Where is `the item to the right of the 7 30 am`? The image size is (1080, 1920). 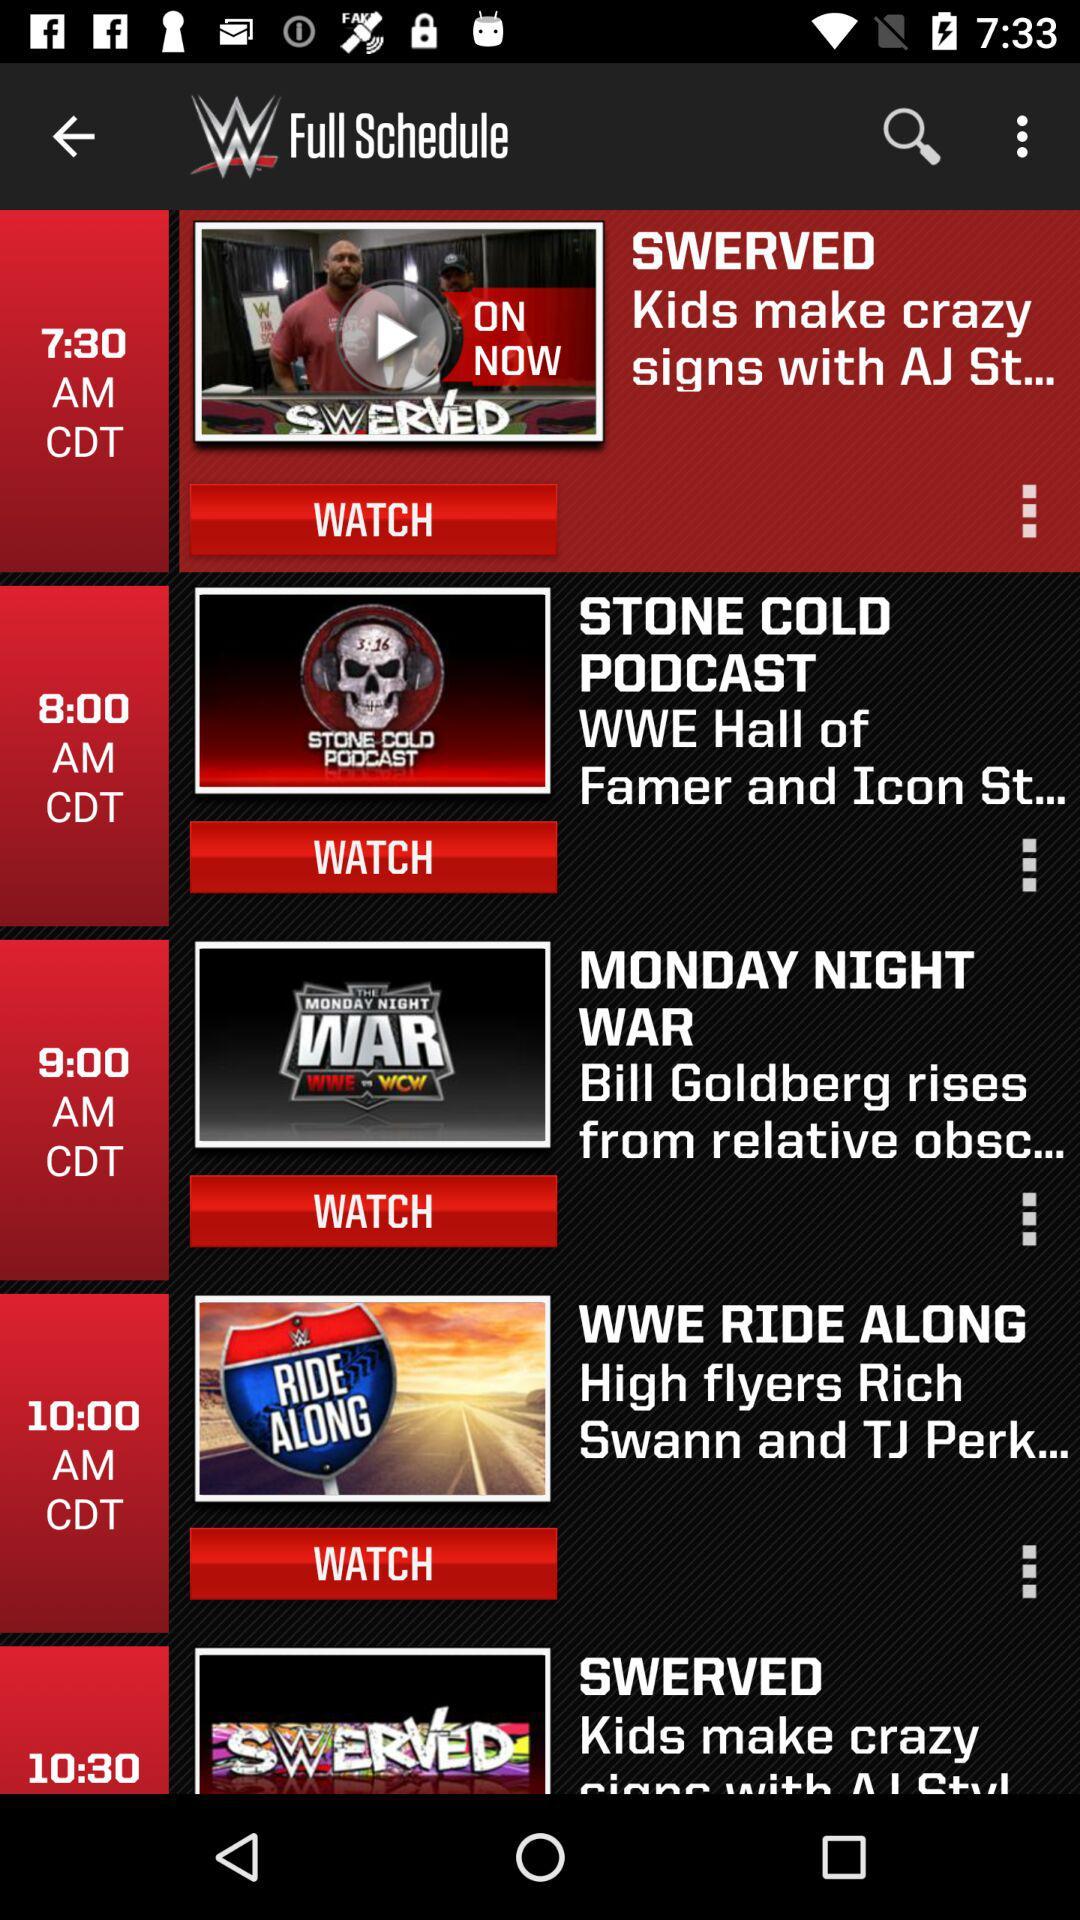 the item to the right of the 7 30 am is located at coordinates (399, 338).